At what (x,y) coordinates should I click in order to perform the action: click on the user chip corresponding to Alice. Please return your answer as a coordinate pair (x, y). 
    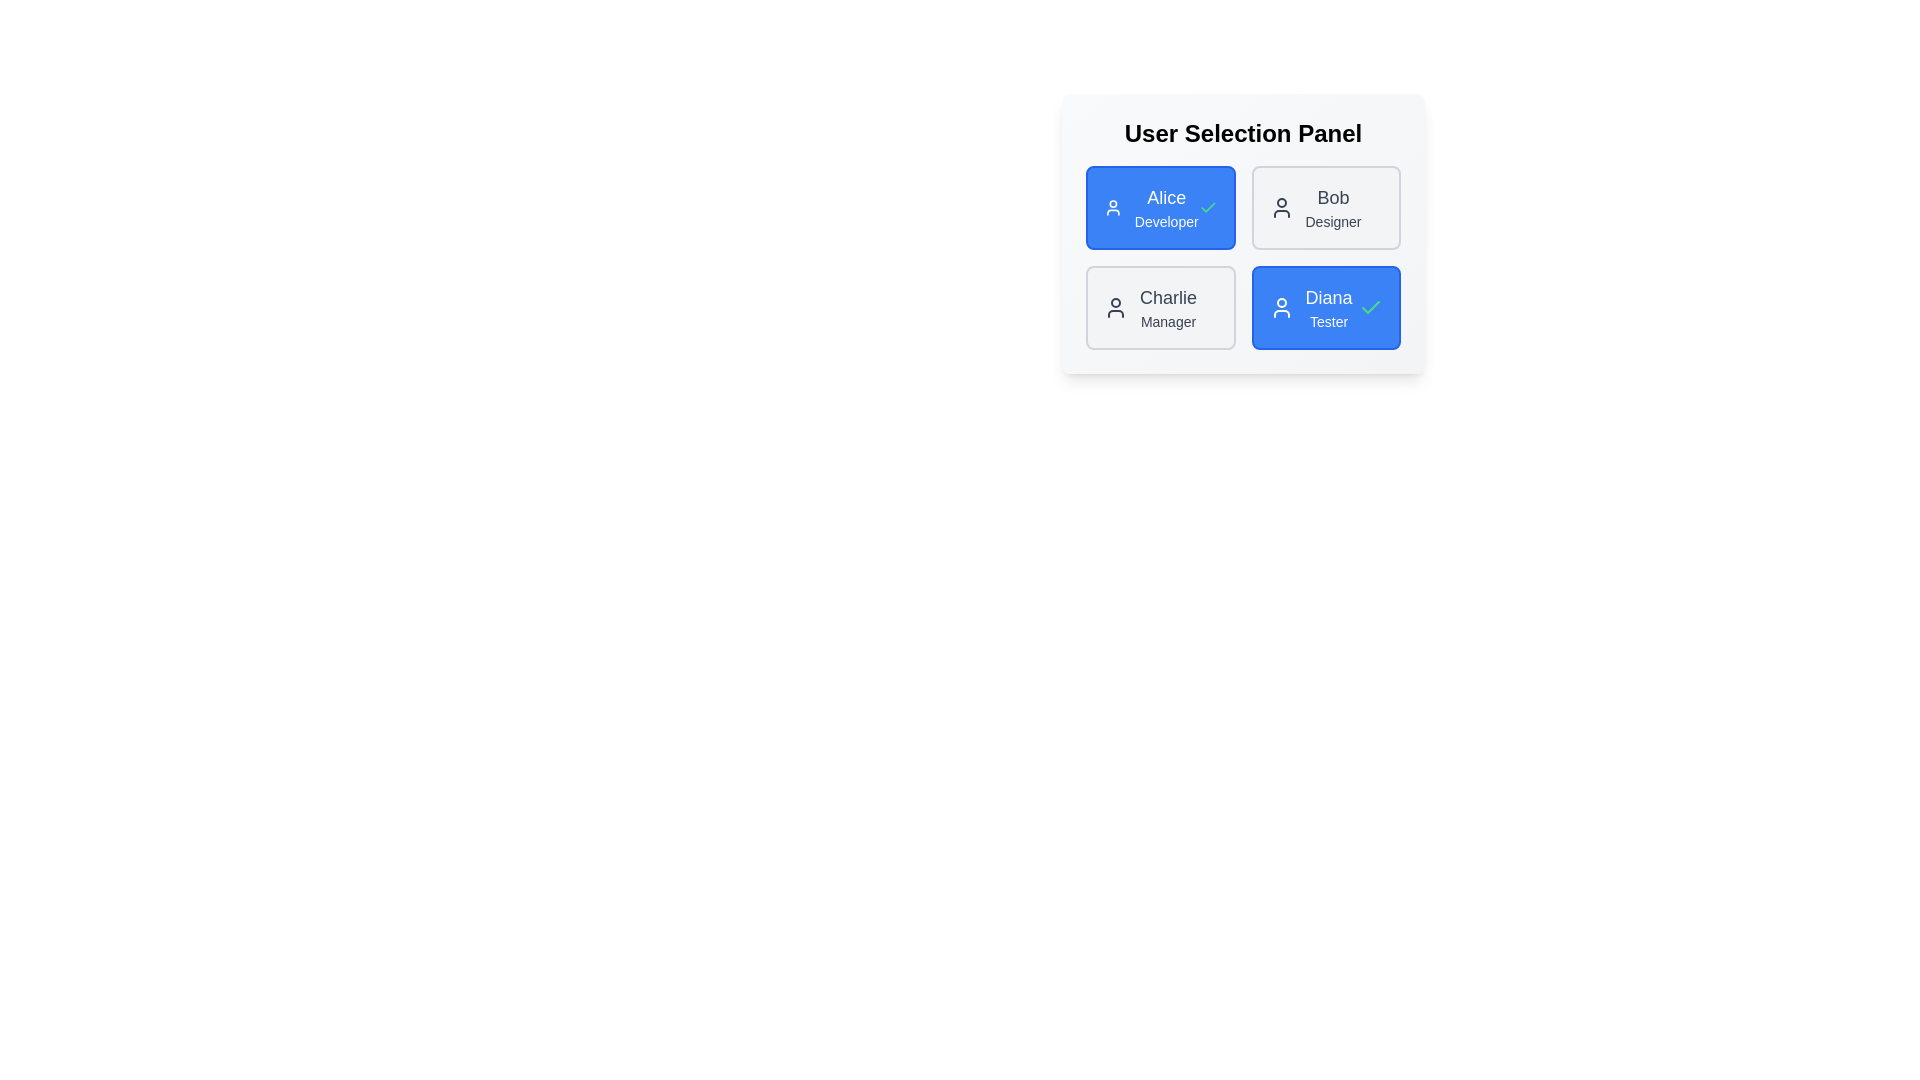
    Looking at the image, I should click on (1160, 208).